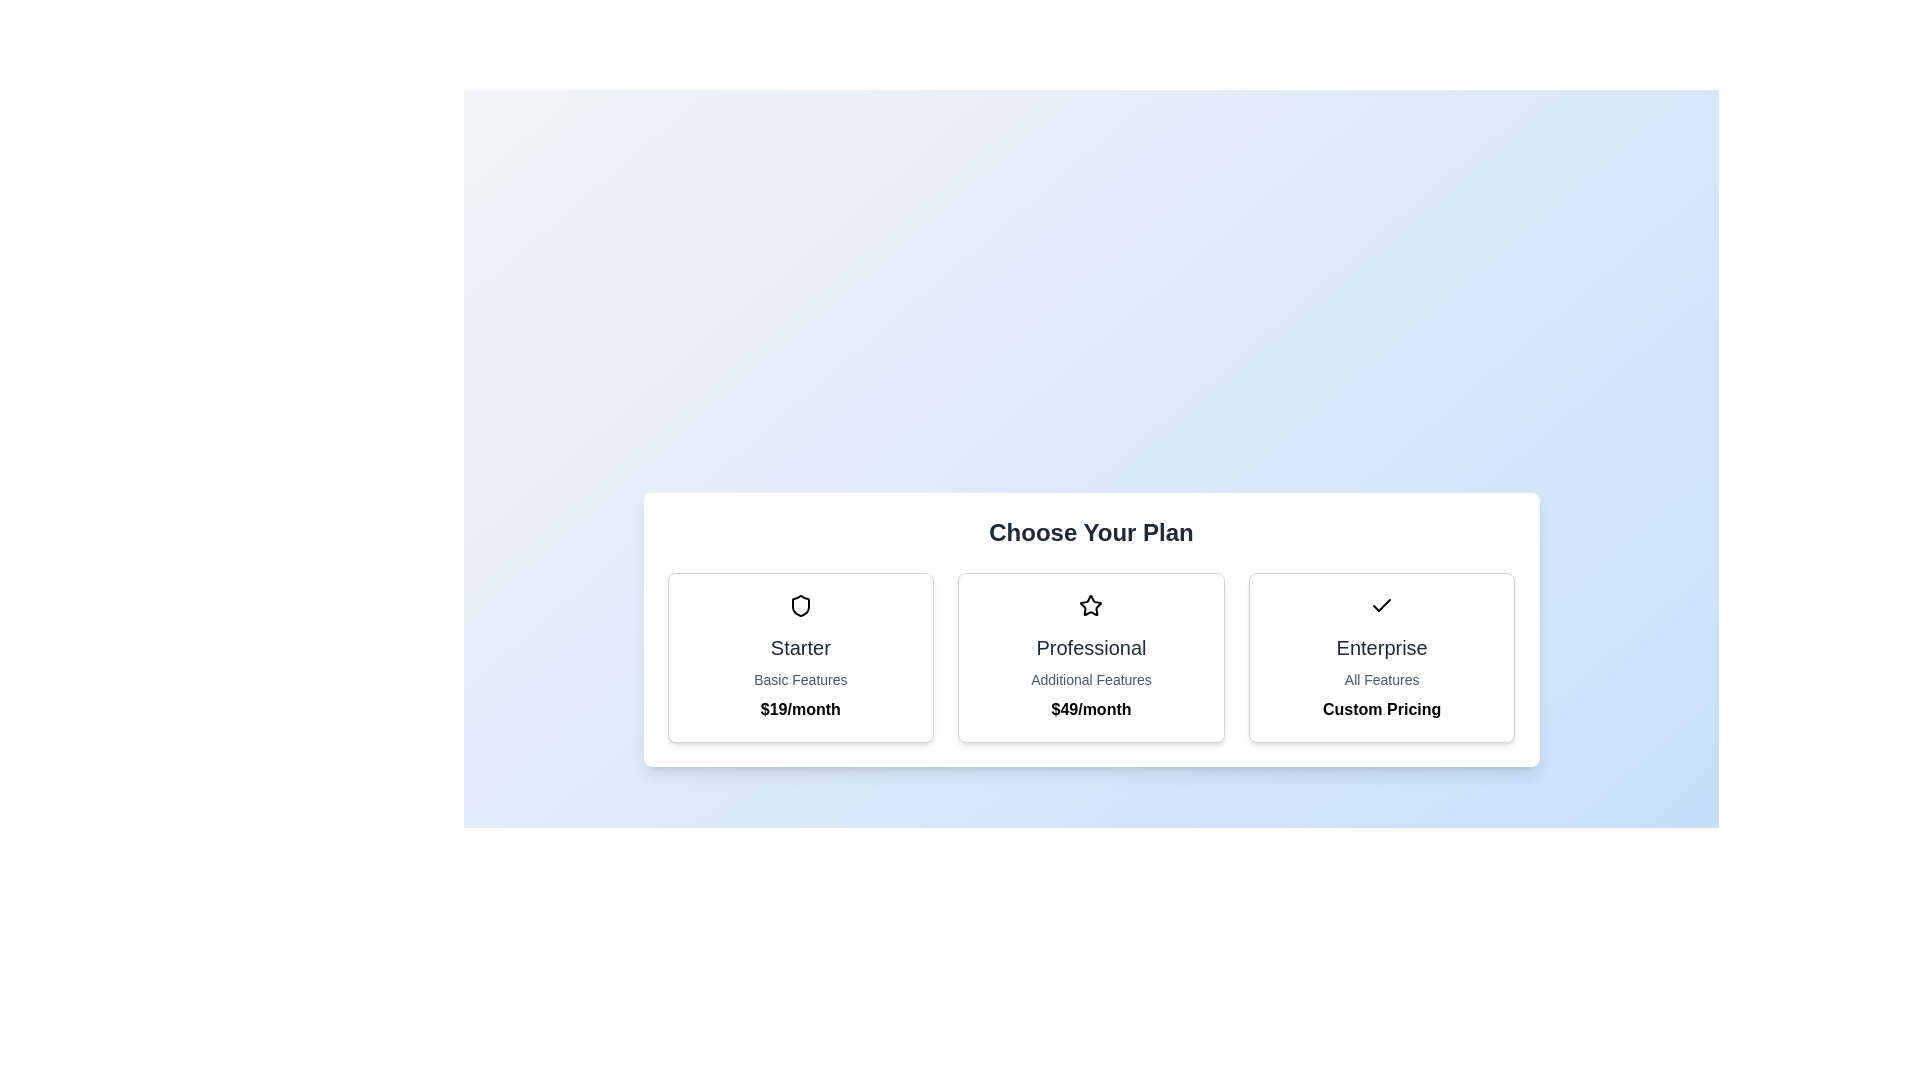 The image size is (1920, 1080). I want to click on the non-interactive text label that provides supplementary information for the 'Professional' plan, located below 'Professional' and above '$49/month', so click(1090, 678).